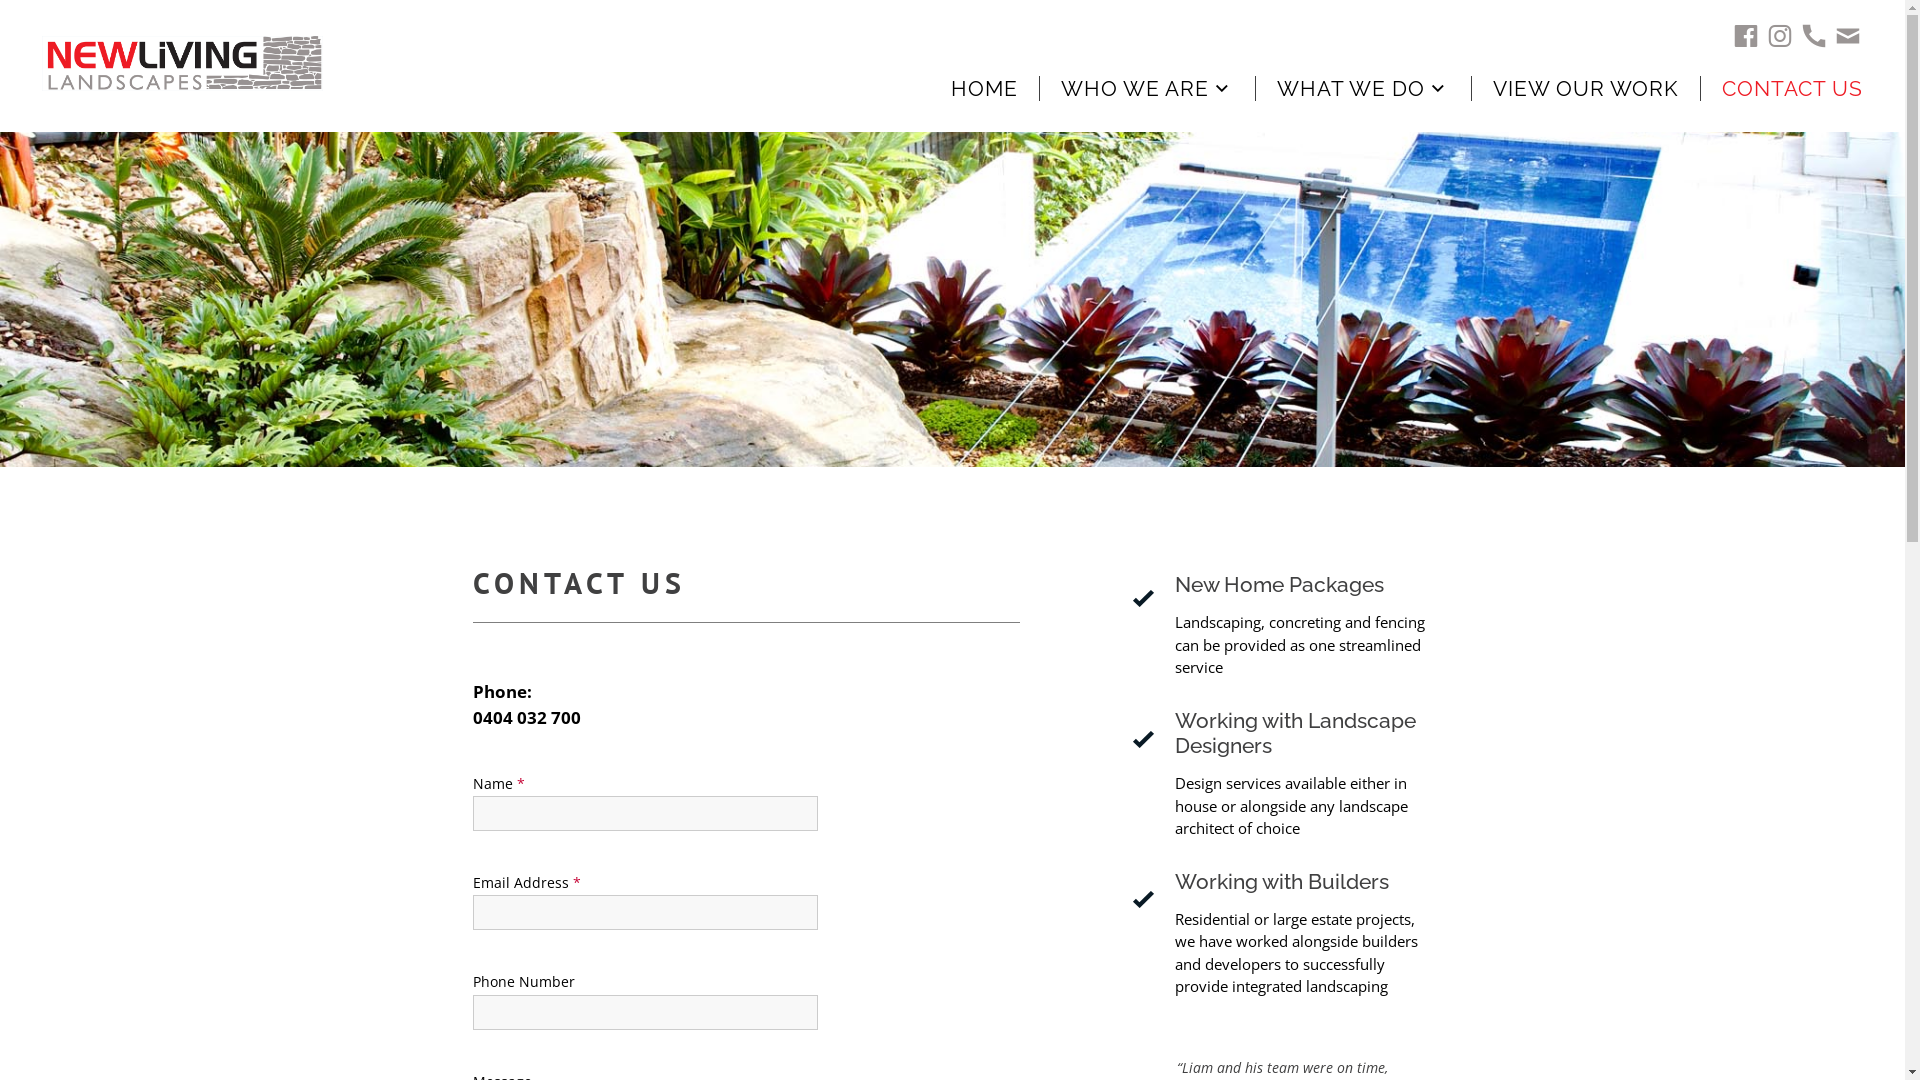 Image resolution: width=1920 pixels, height=1080 pixels. What do you see at coordinates (1383, 87) in the screenshot?
I see `'WHAT WE DO'` at bounding box center [1383, 87].